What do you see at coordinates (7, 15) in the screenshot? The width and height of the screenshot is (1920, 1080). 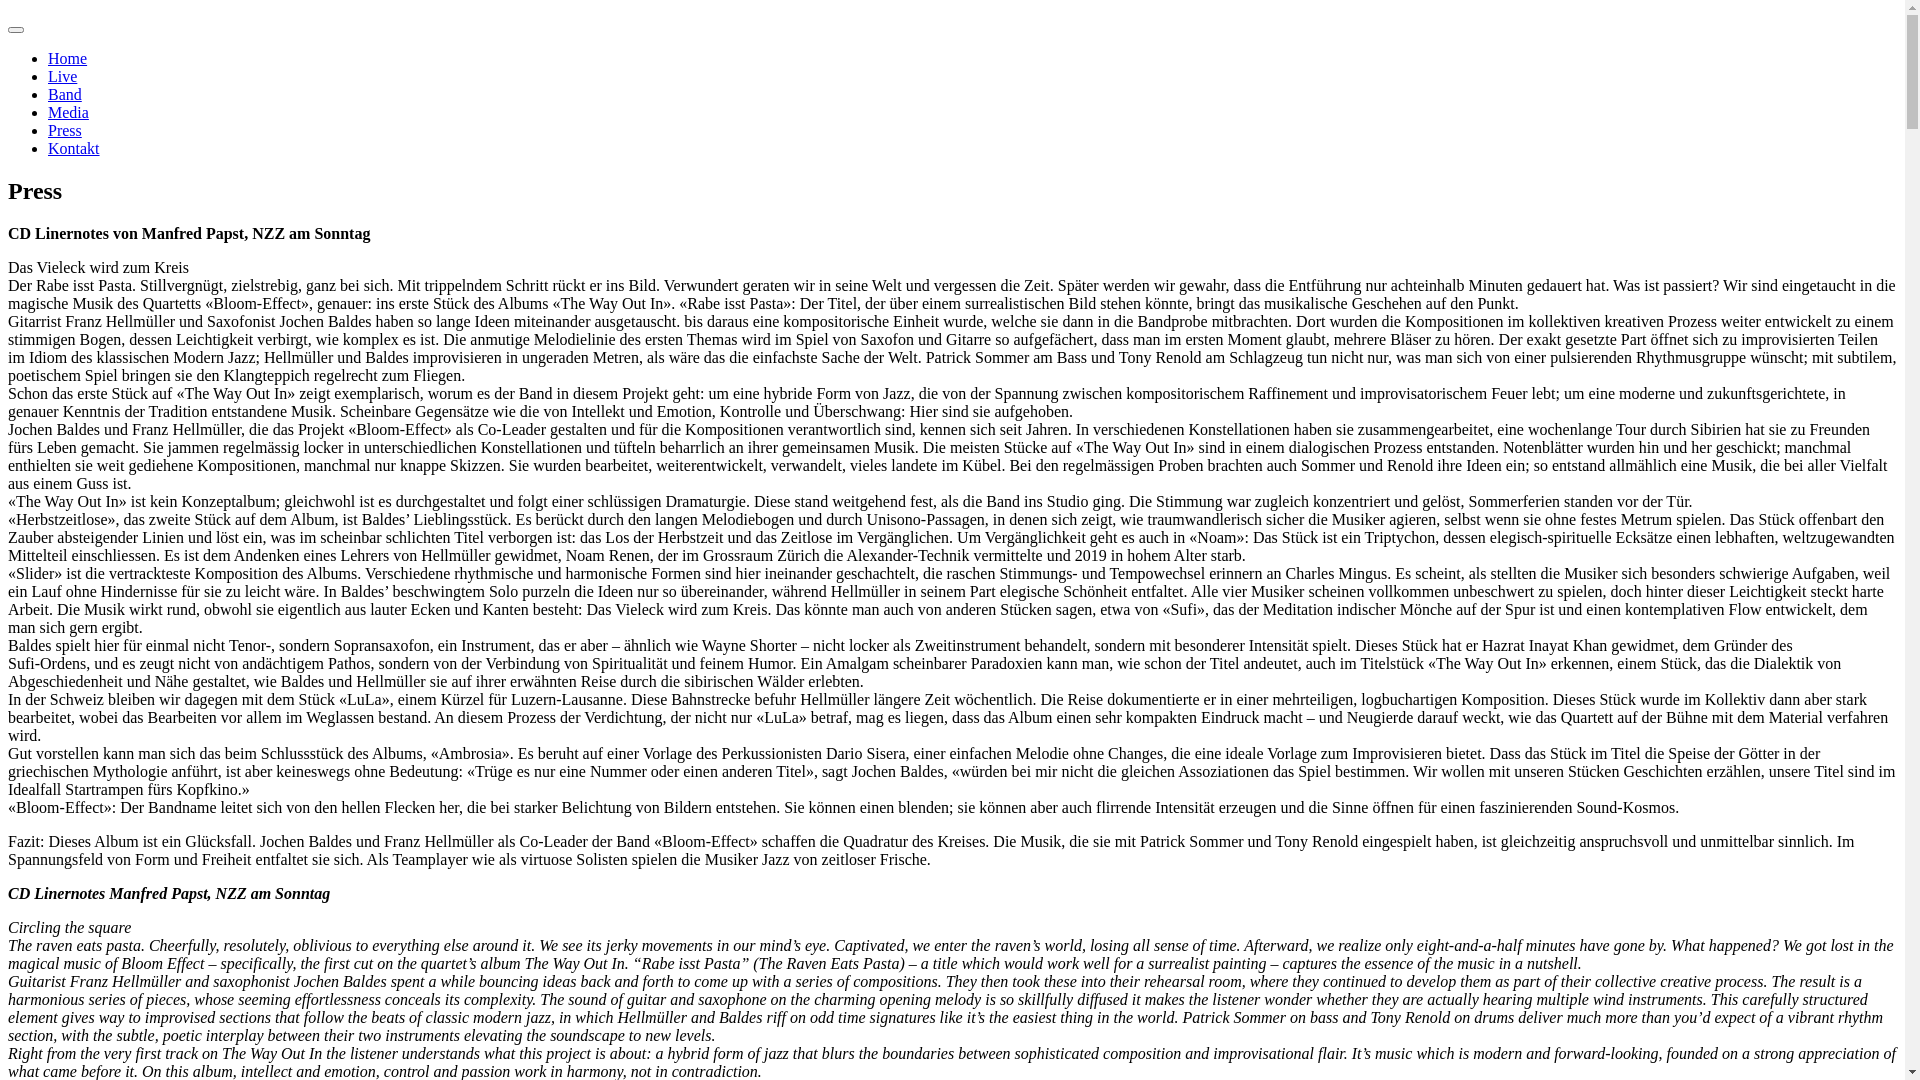 I see `'Skip to content'` at bounding box center [7, 15].